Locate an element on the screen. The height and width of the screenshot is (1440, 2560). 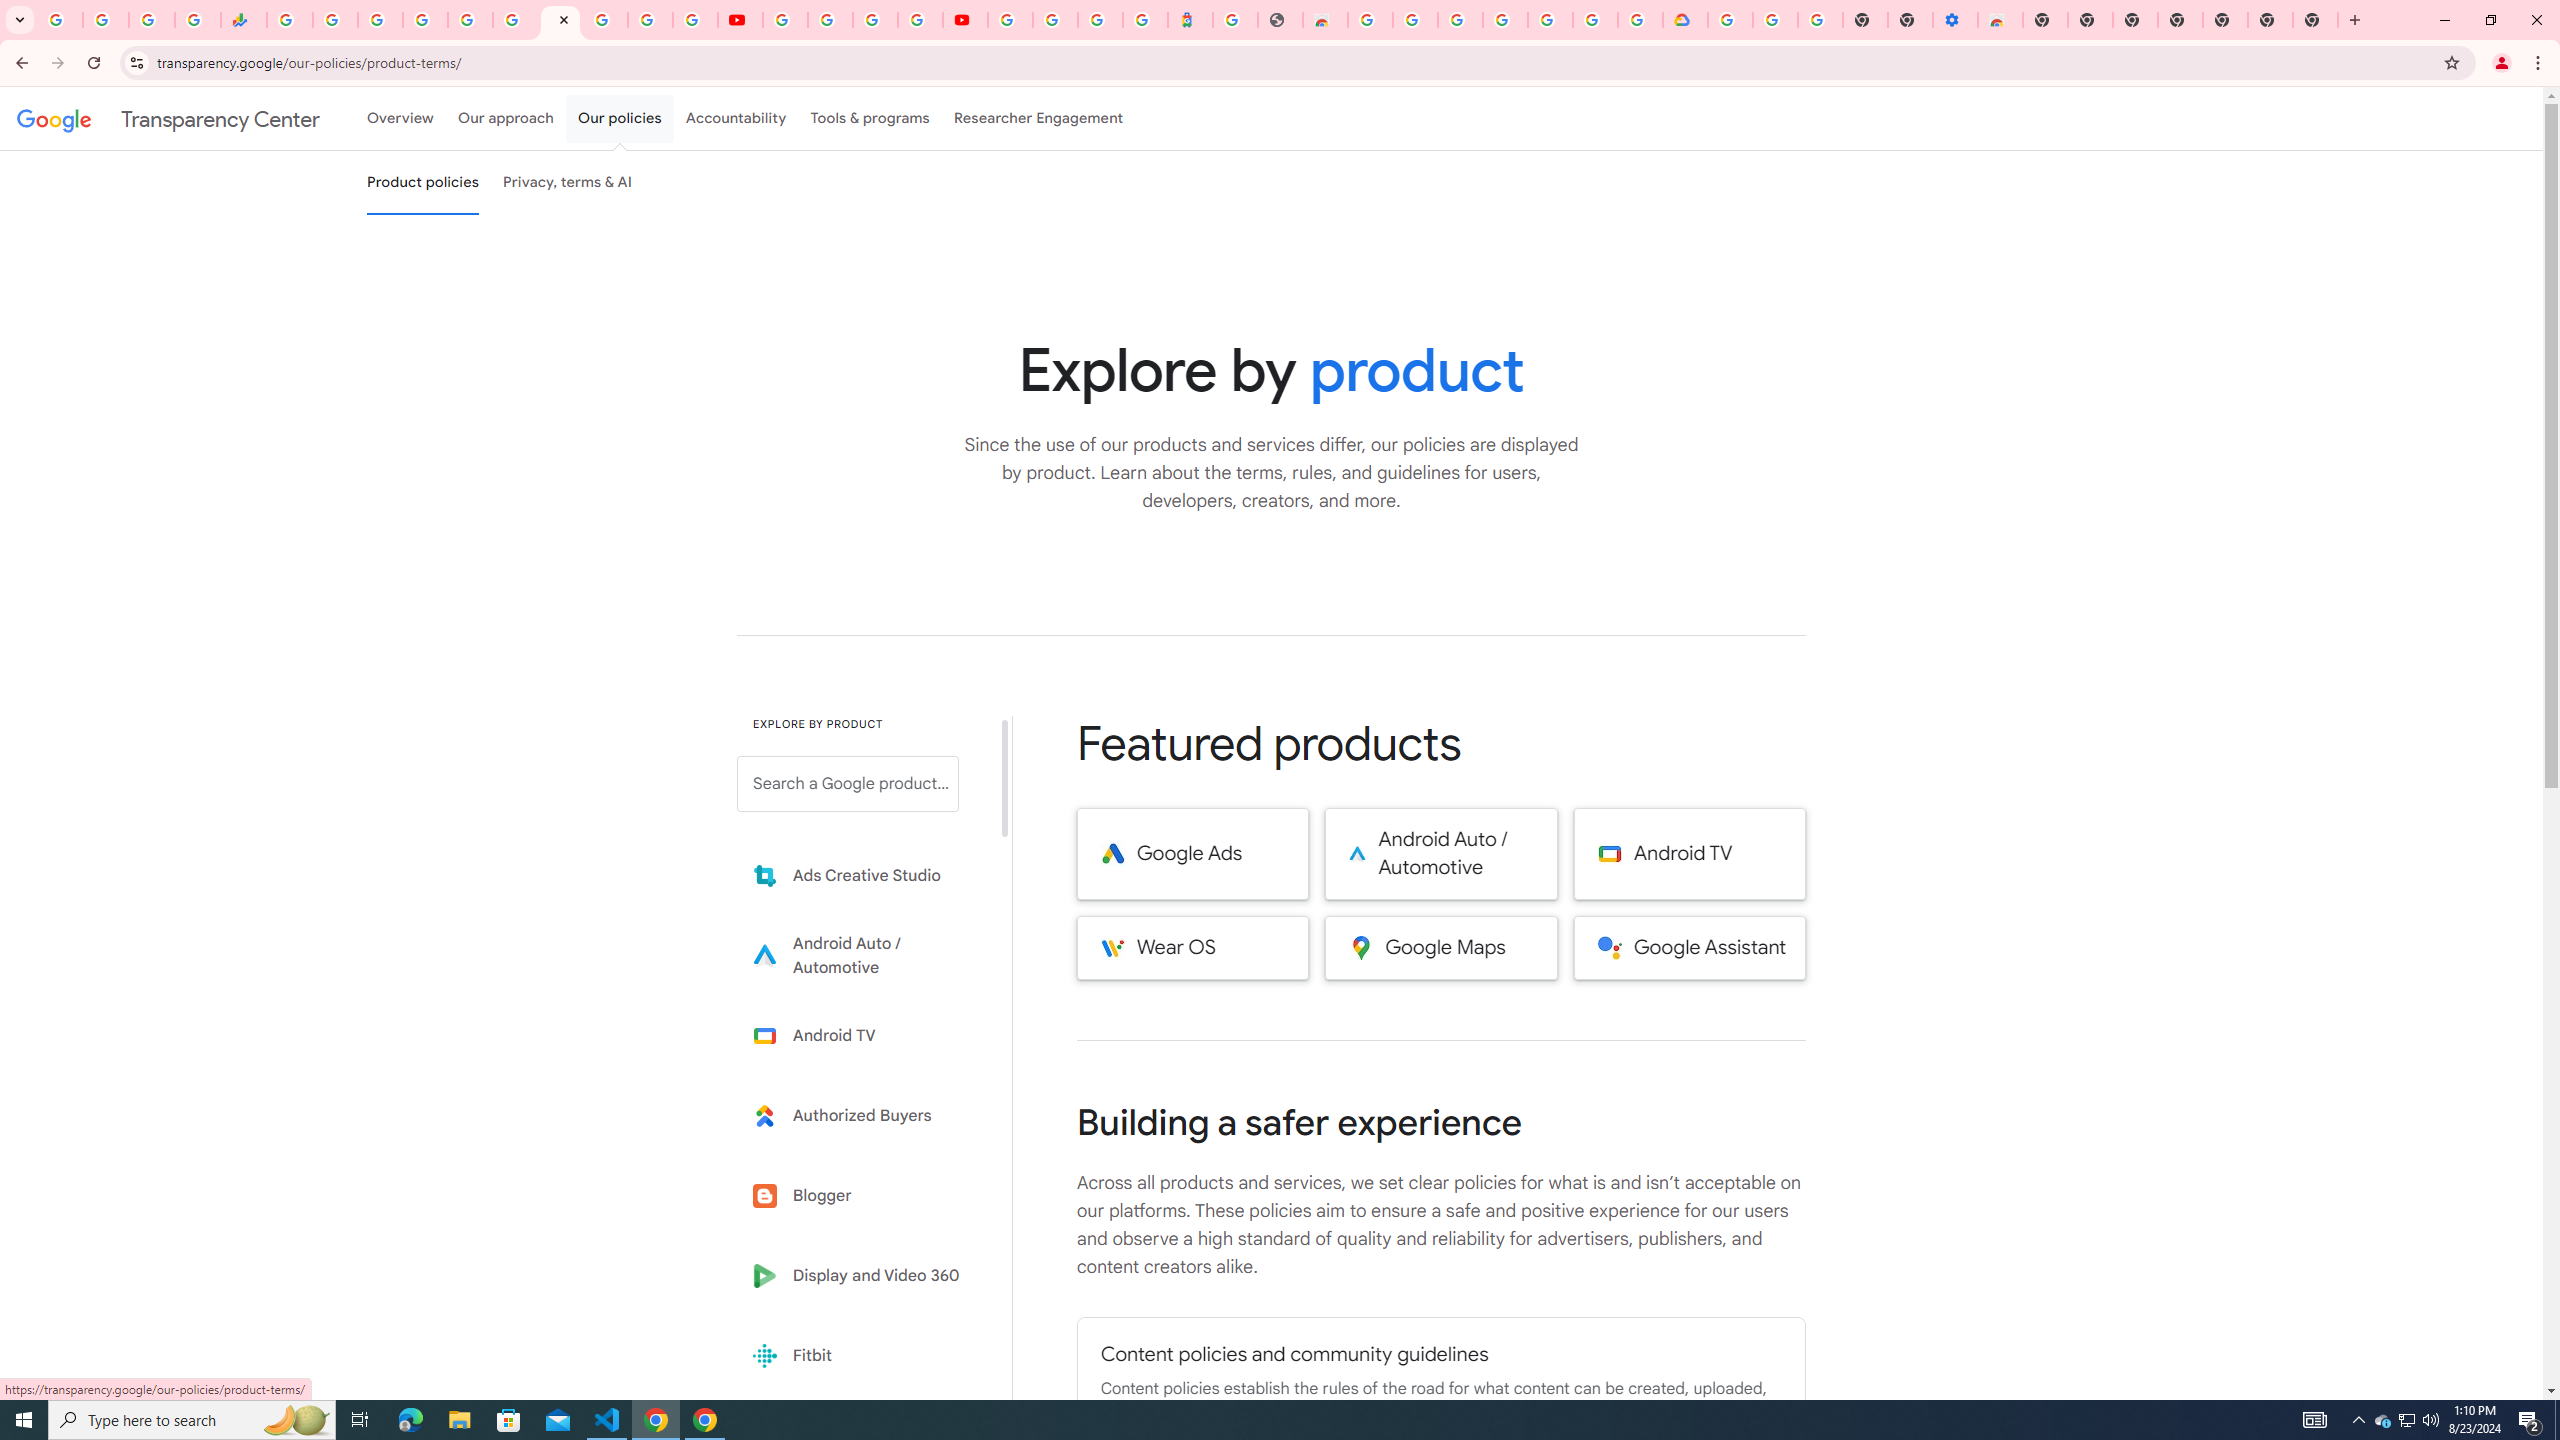
'Chrome Web Store - Household' is located at coordinates (1324, 19).